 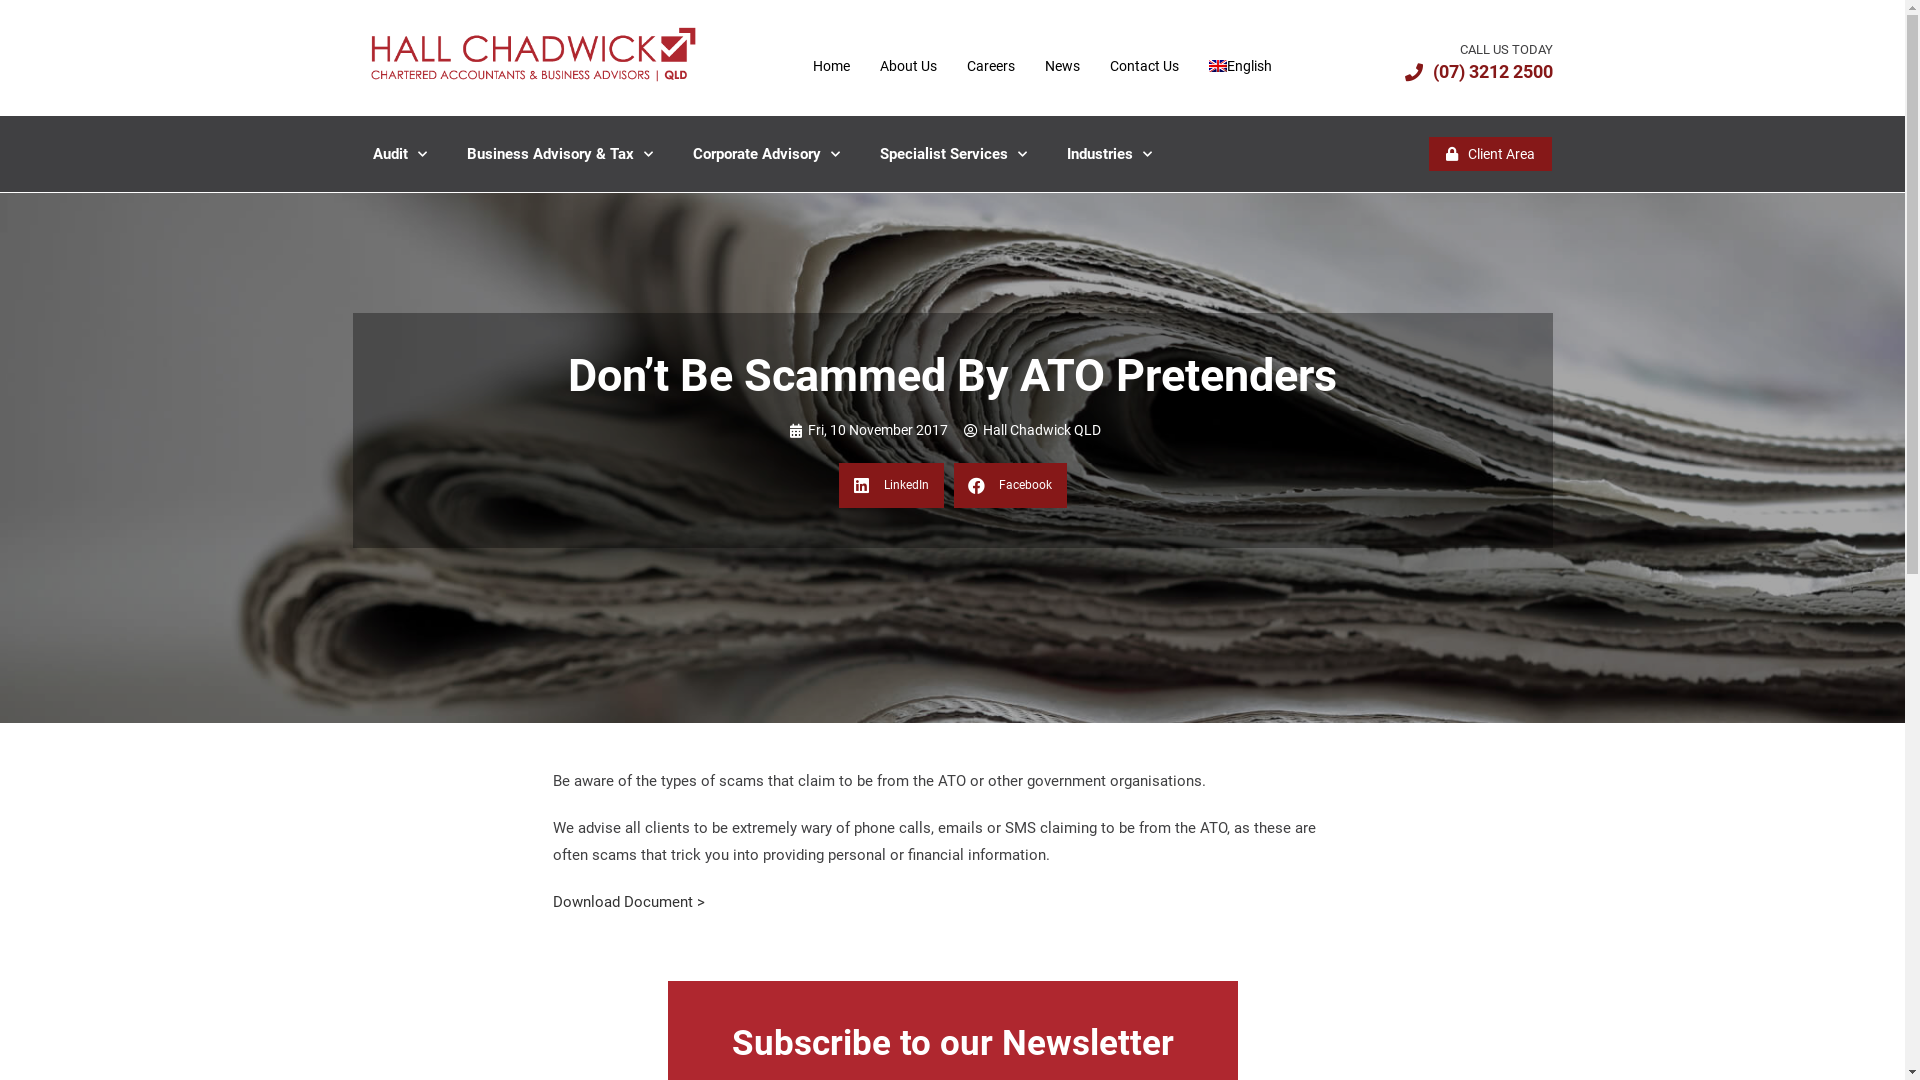 I want to click on 'Careers', so click(x=950, y=64).